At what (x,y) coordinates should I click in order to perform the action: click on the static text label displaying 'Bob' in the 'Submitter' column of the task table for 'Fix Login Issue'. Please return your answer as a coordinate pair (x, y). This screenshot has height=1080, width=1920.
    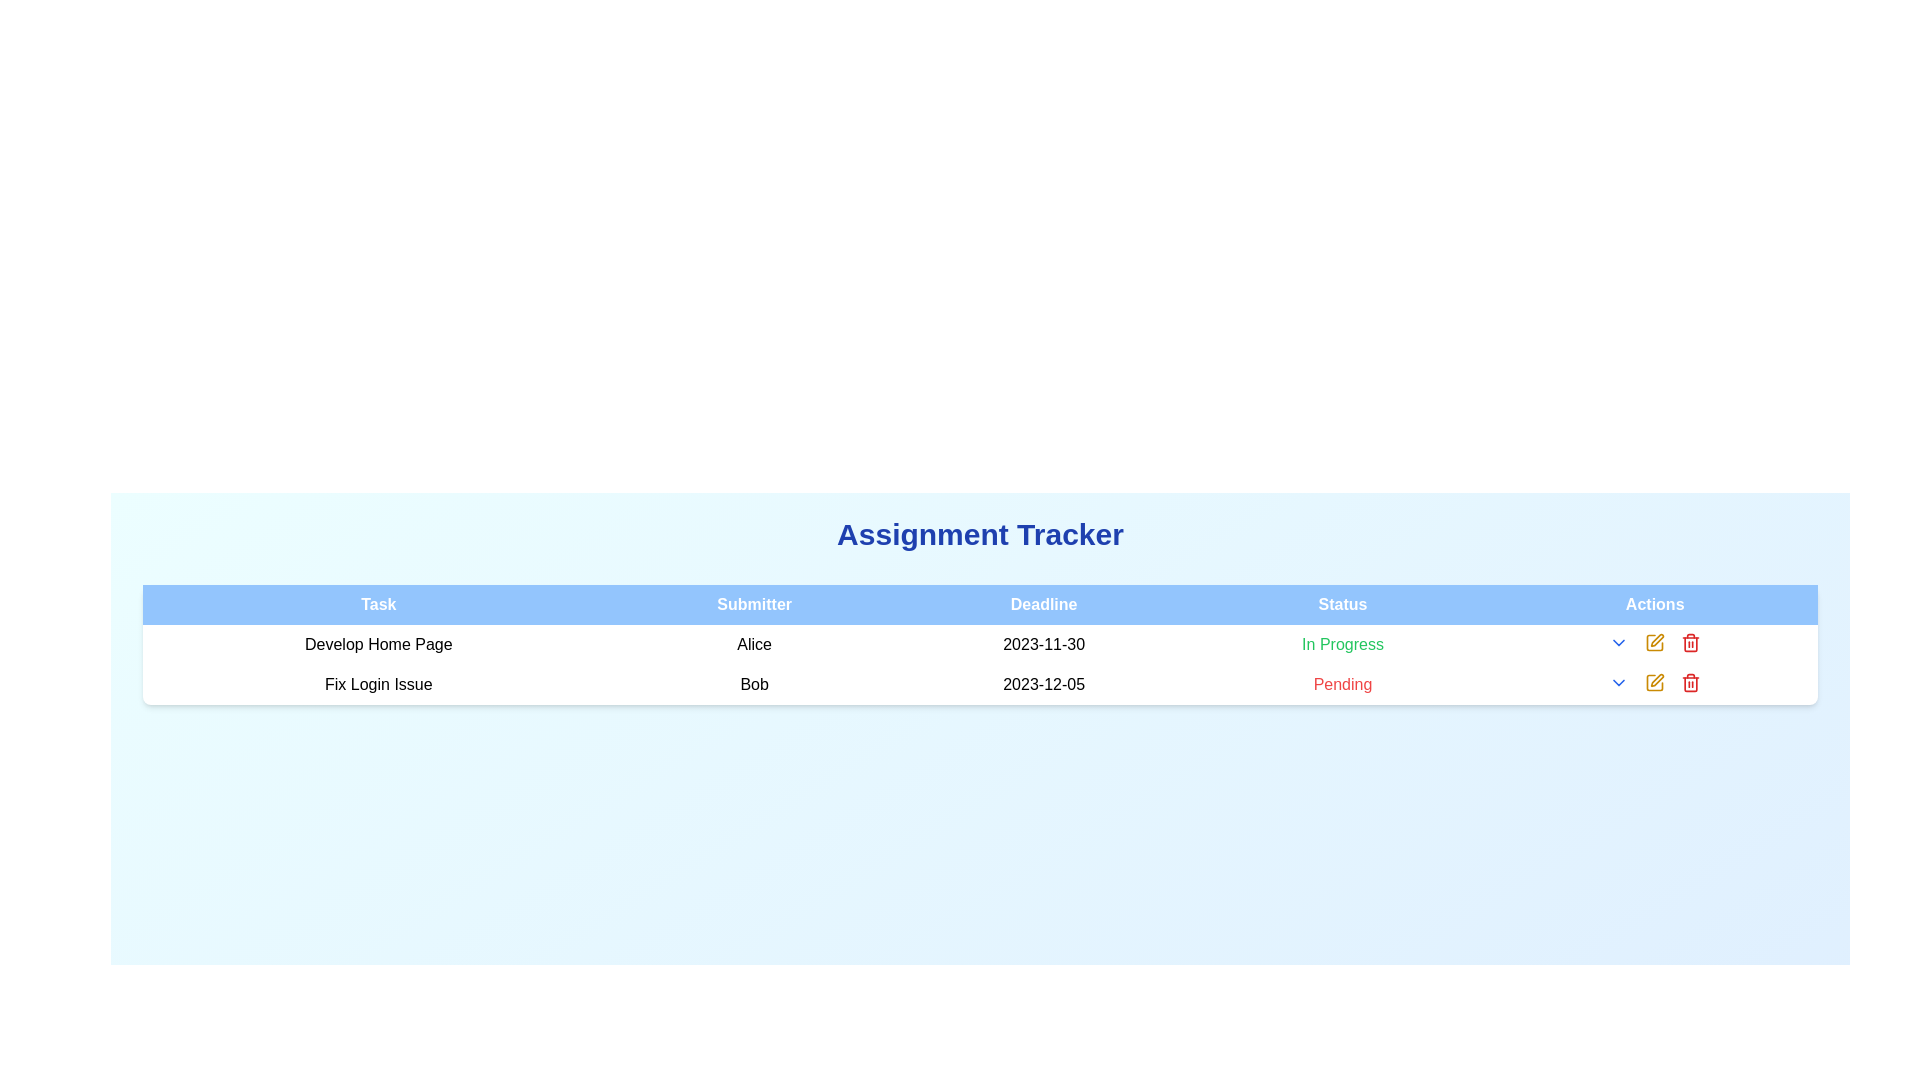
    Looking at the image, I should click on (753, 684).